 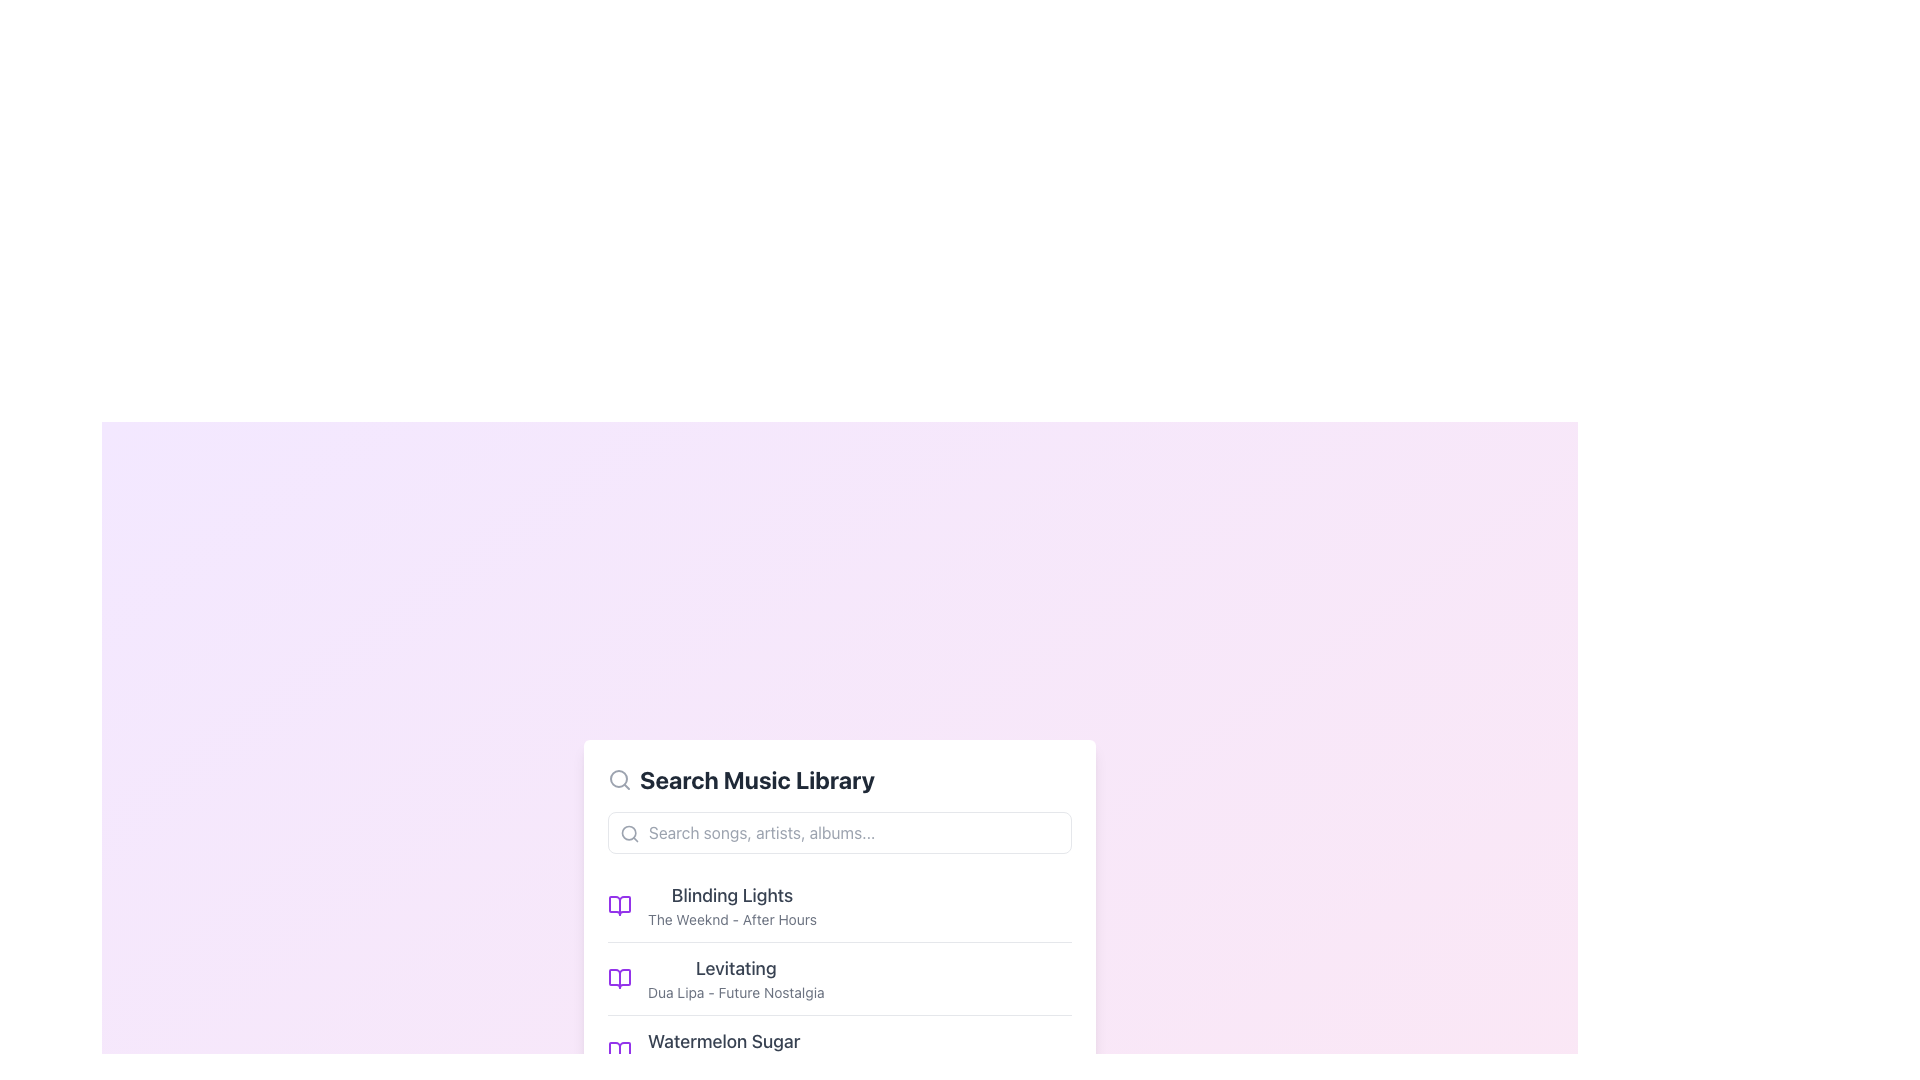 What do you see at coordinates (618, 777) in the screenshot?
I see `the circular element that forms the head of the magnifying glass icon, located next to the 'Search Music Library' heading in the top-left corner of the search interface` at bounding box center [618, 777].